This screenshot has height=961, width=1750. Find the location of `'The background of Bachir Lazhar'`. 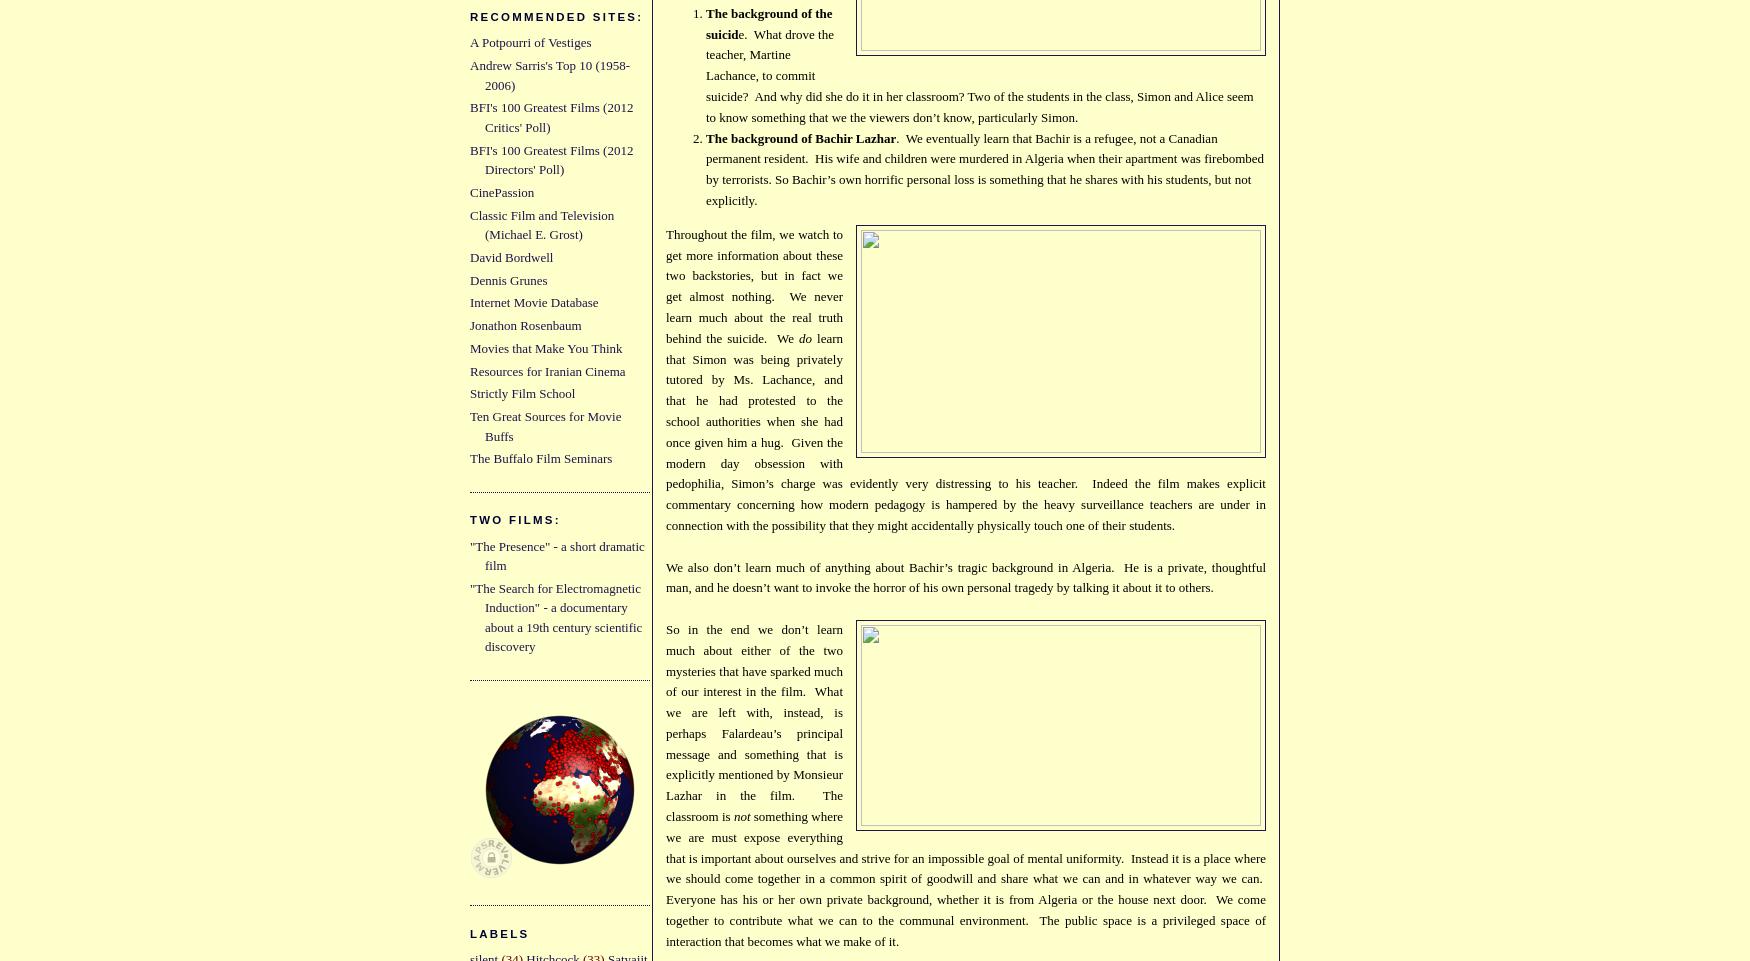

'The background of Bachir Lazhar' is located at coordinates (799, 136).